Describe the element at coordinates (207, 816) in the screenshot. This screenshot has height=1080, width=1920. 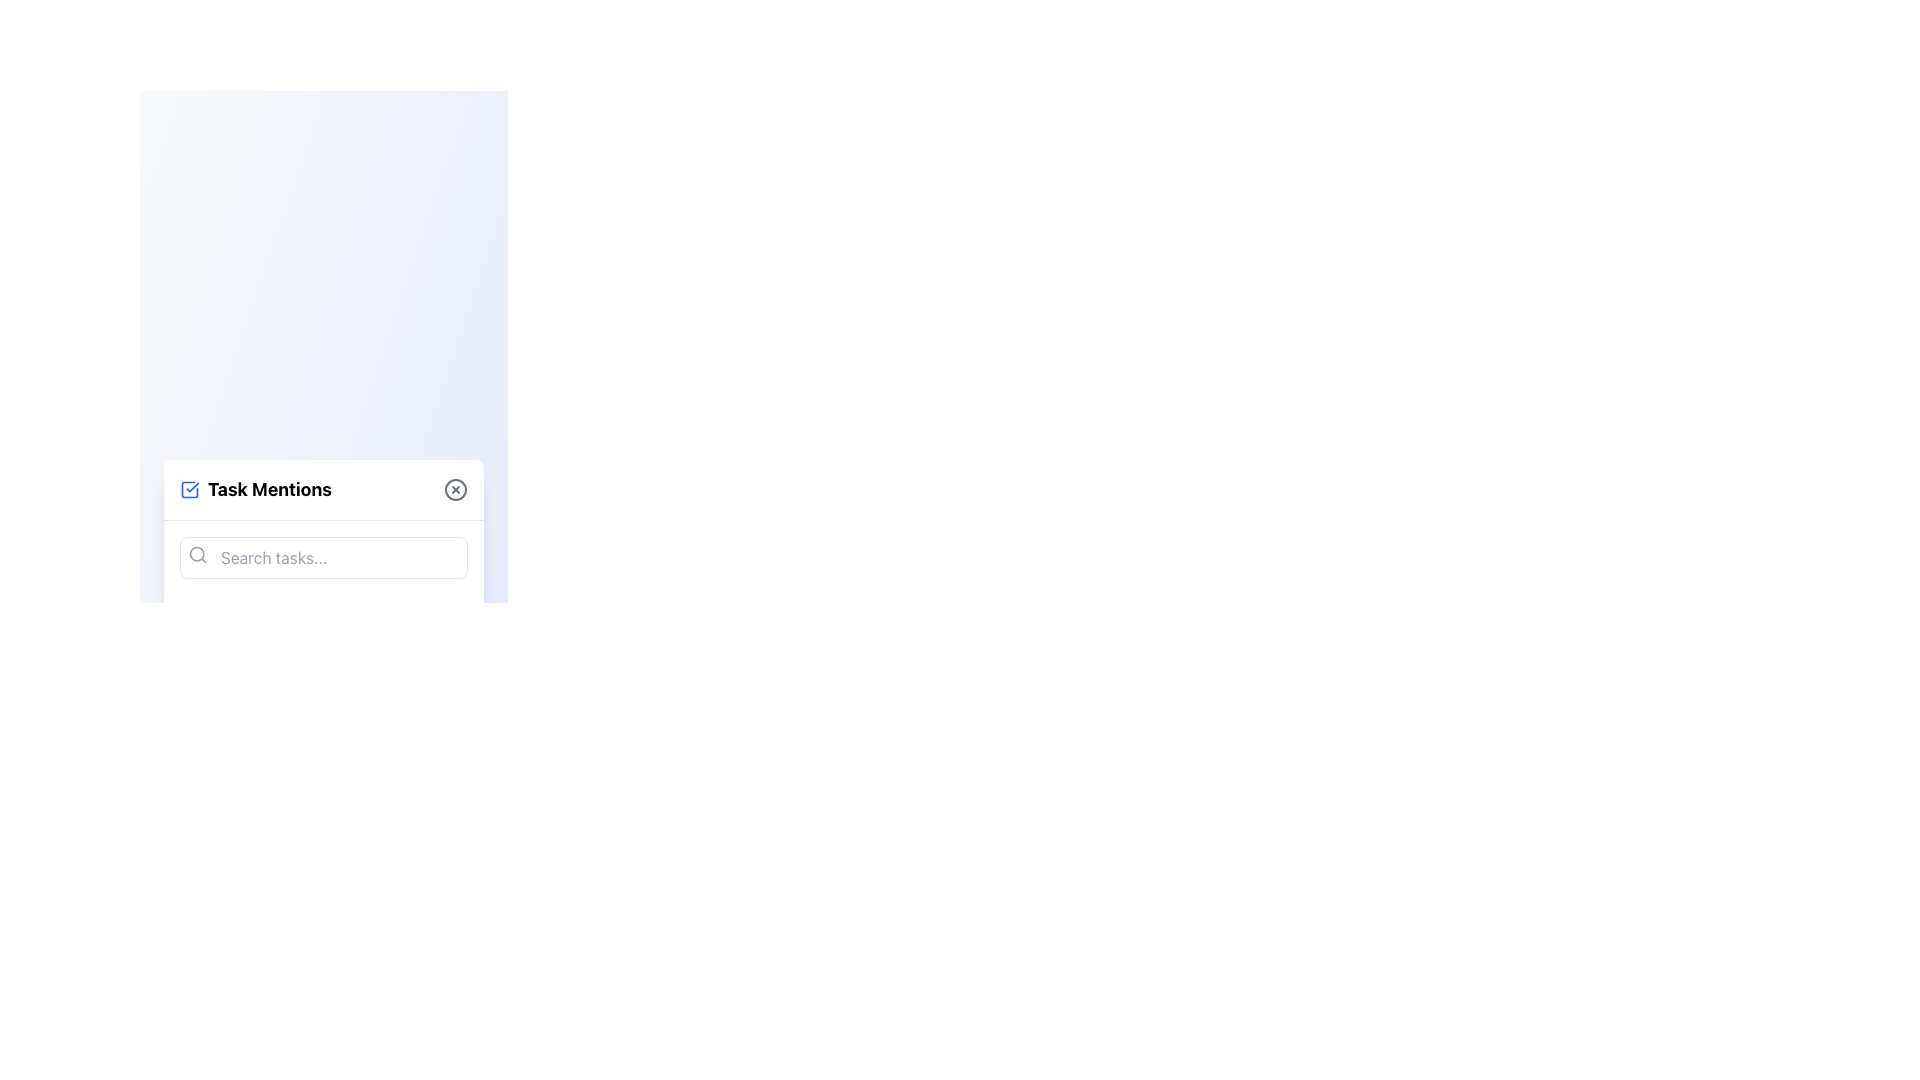
I see `the unfilled circular SVG element located in the bottom-left section of the interface` at that location.